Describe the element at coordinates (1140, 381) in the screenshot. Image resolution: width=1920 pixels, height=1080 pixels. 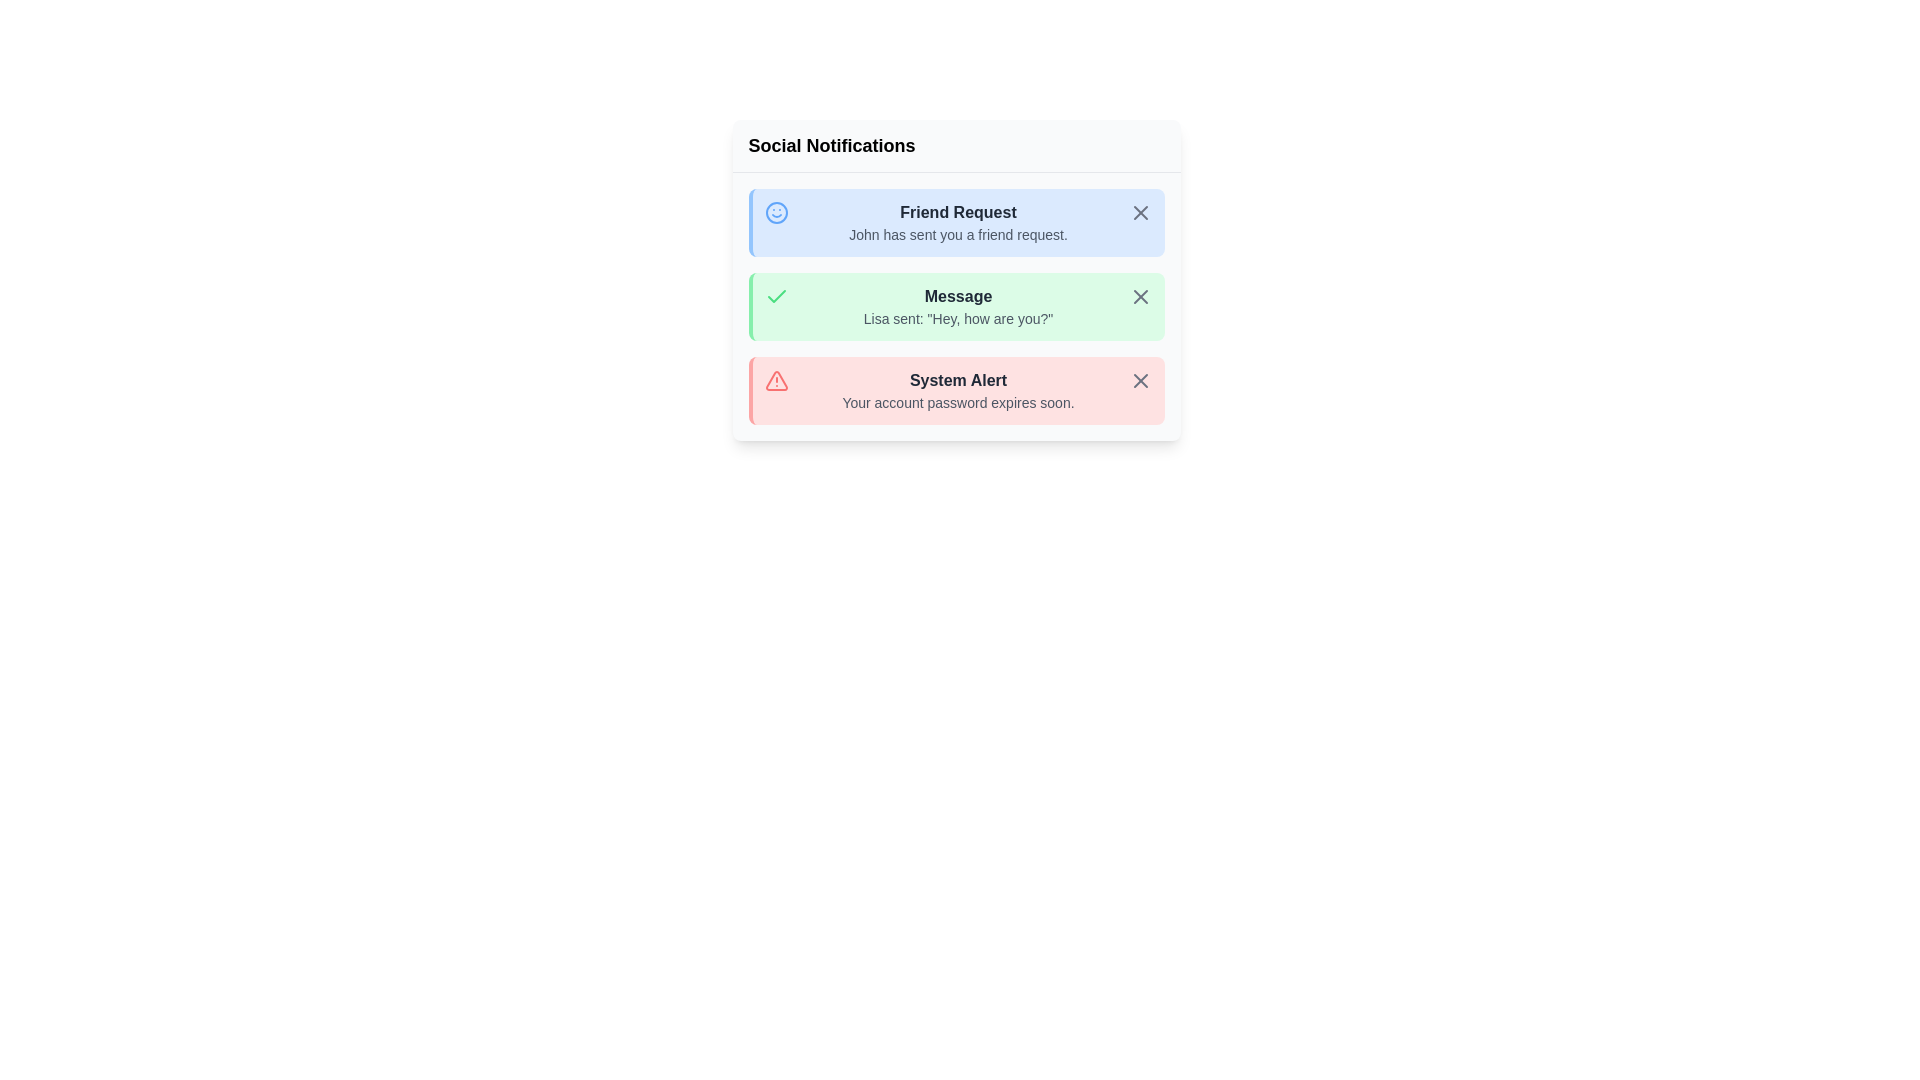
I see `the 'X' Close button located in the top-right corner of the red 'System Alert' notification card` at that location.